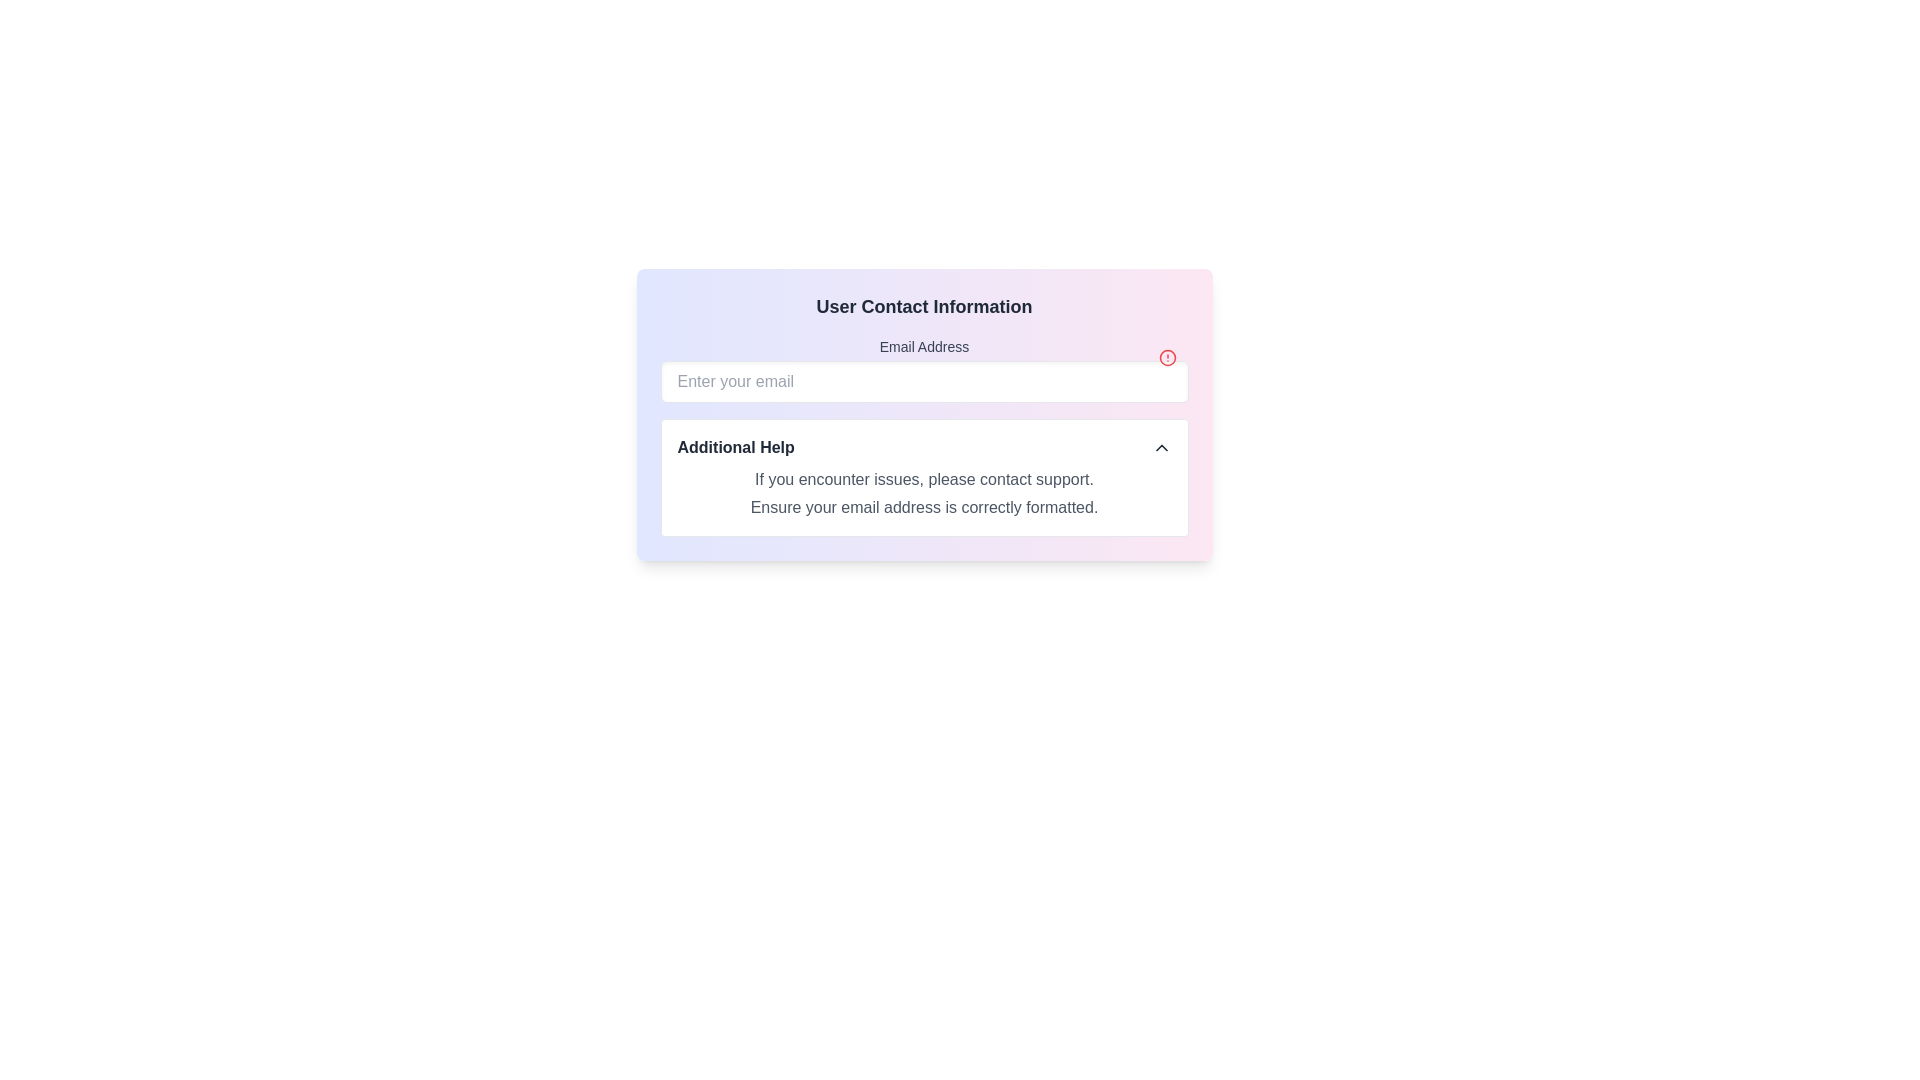  What do you see at coordinates (923, 307) in the screenshot?
I see `the bold text label 'User Contact Information' at the top of the card` at bounding box center [923, 307].